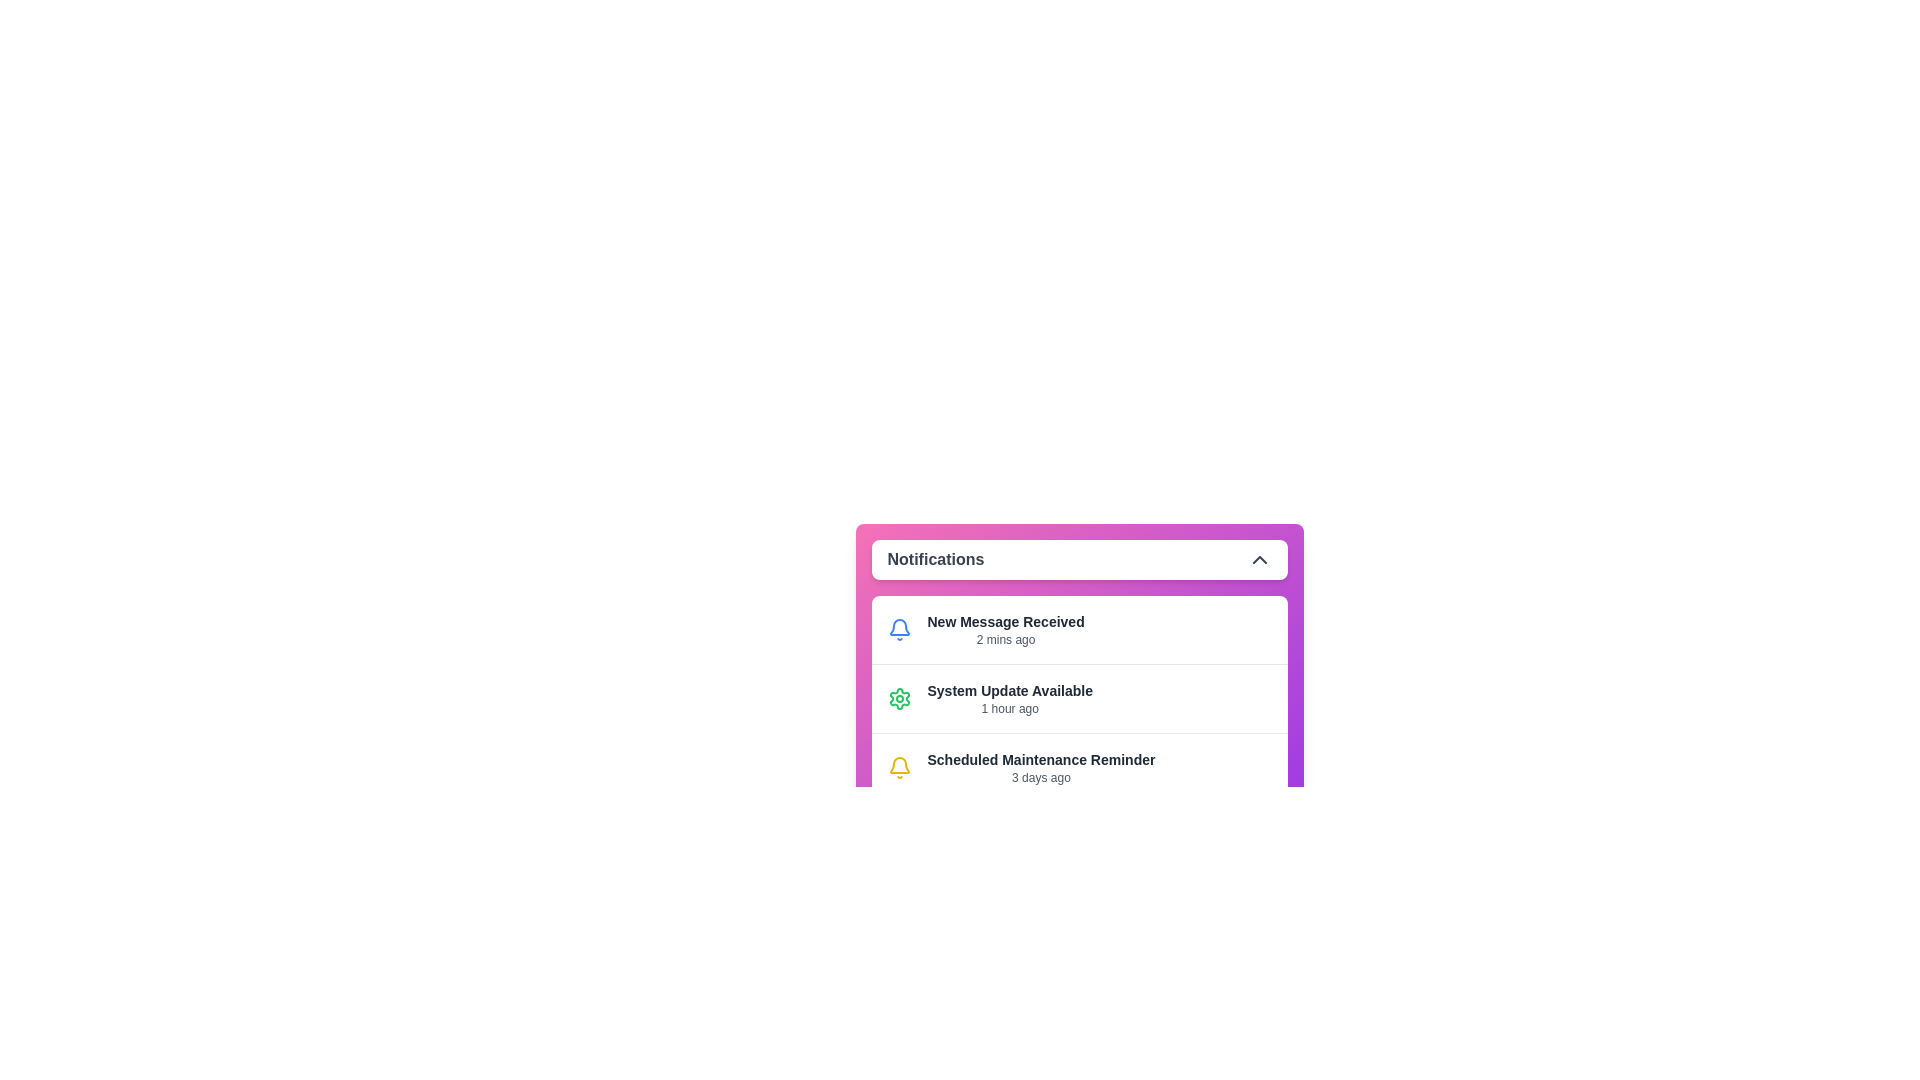 The image size is (1920, 1080). What do you see at coordinates (898, 697) in the screenshot?
I see `the green gear-shaped icon located to the left of the text 'System Update Available'` at bounding box center [898, 697].